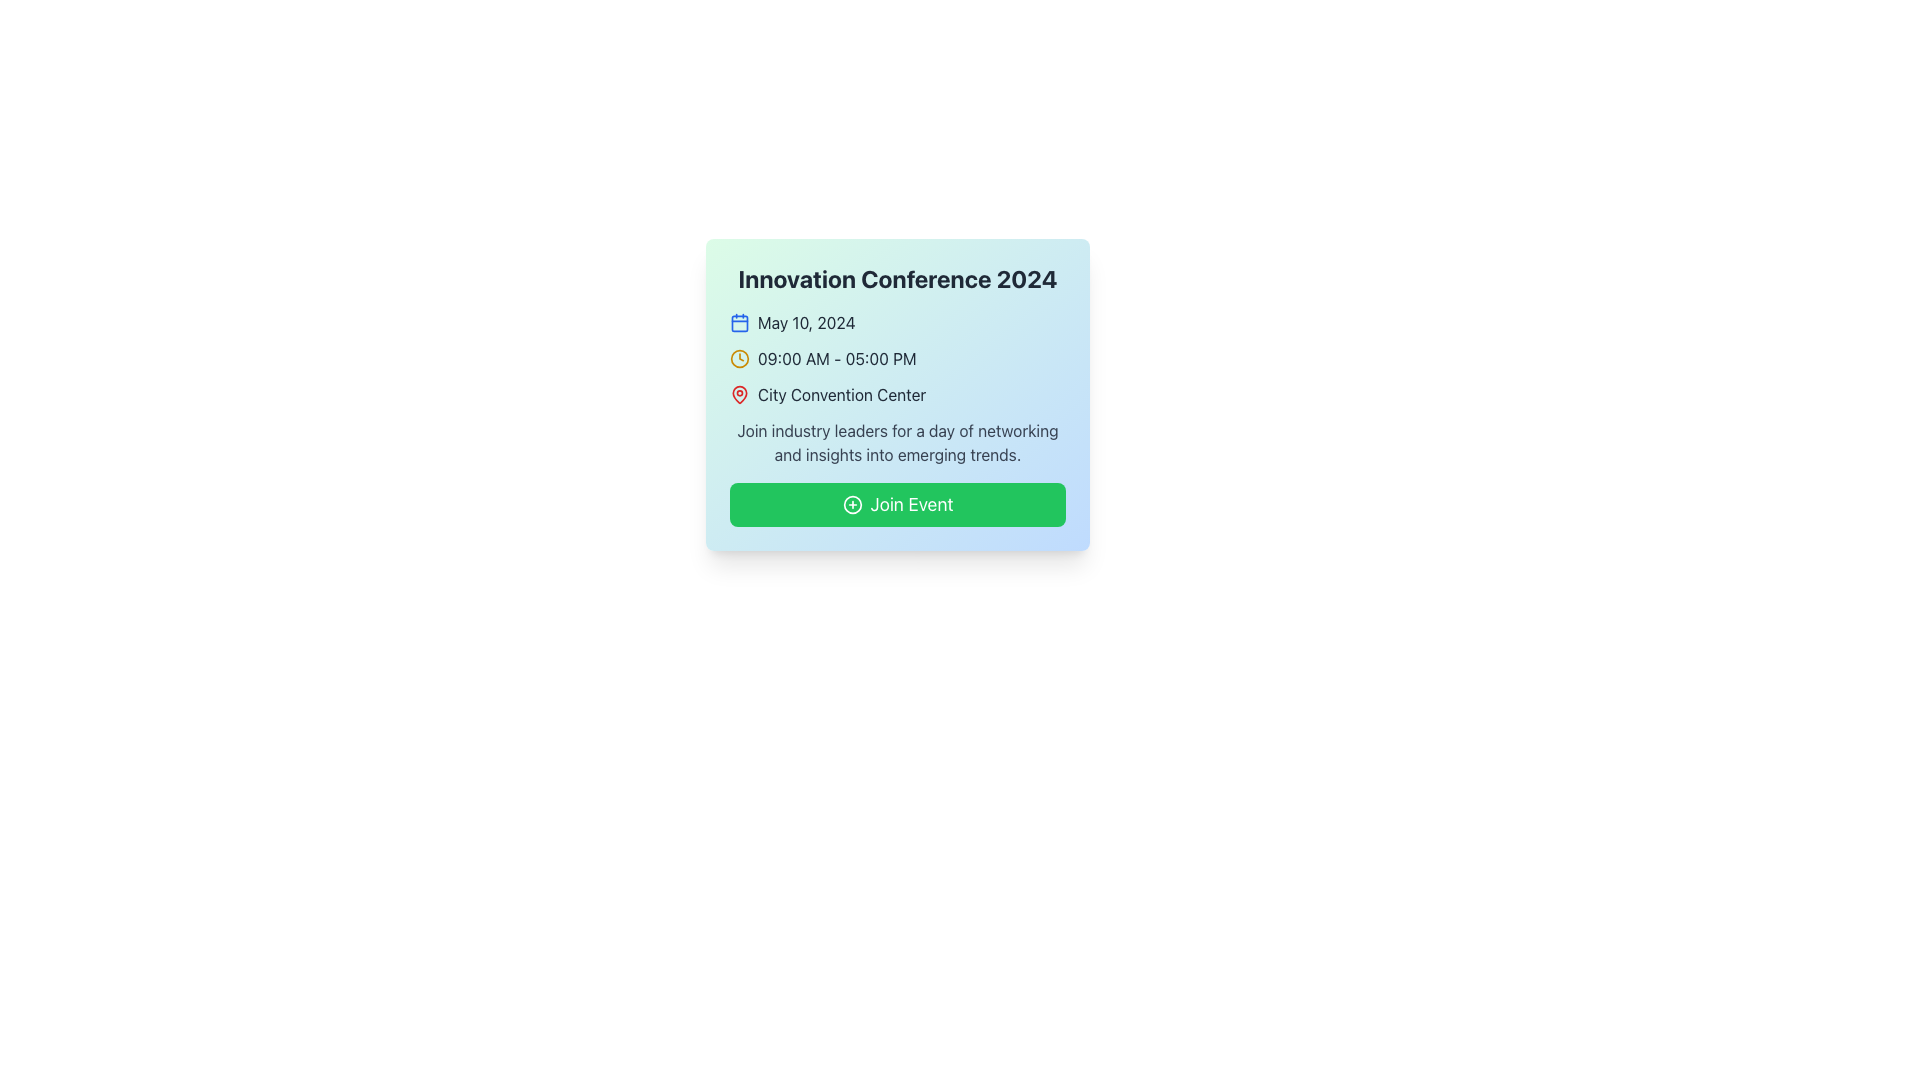 The image size is (1920, 1080). Describe the element at coordinates (806, 322) in the screenshot. I see `static text element that represents the date of the event, positioned to the immediate right of a calendar icon at the top section of the card` at that location.